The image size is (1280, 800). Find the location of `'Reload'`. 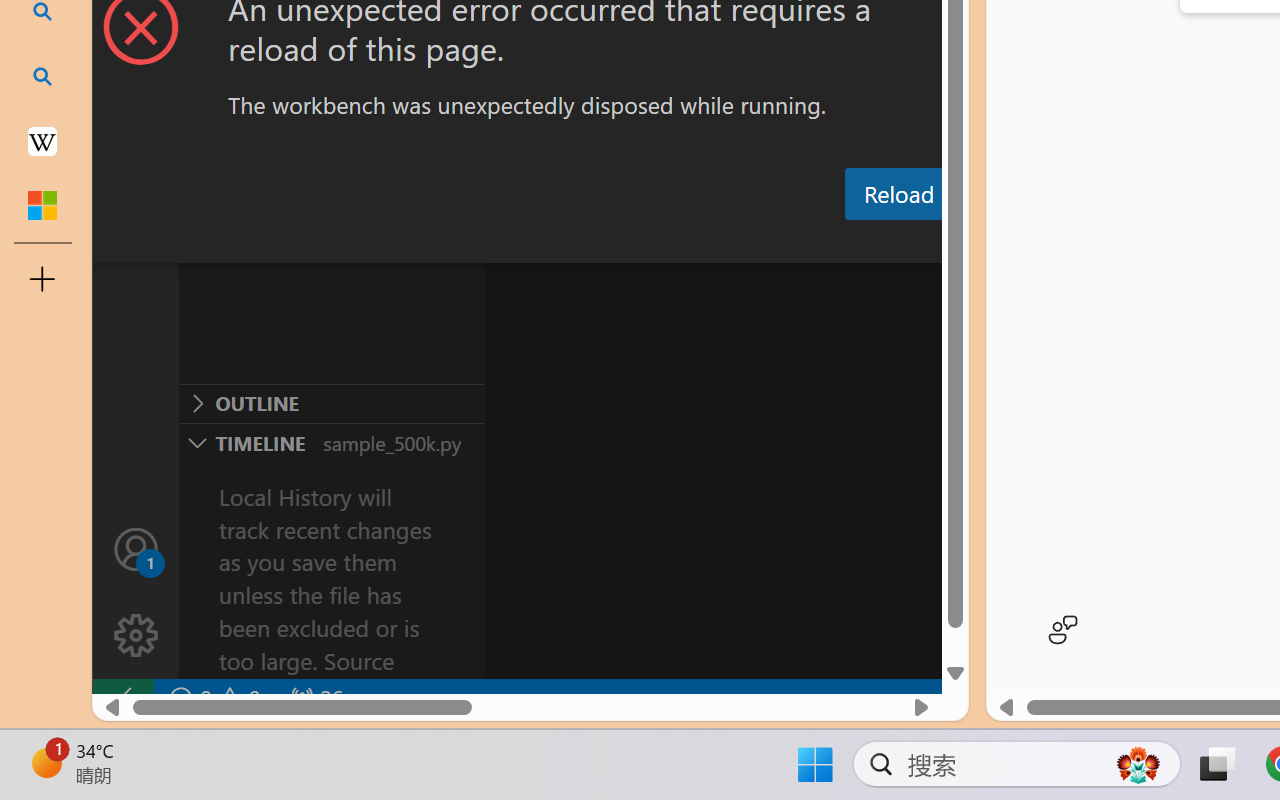

'Reload' is located at coordinates (897, 192).